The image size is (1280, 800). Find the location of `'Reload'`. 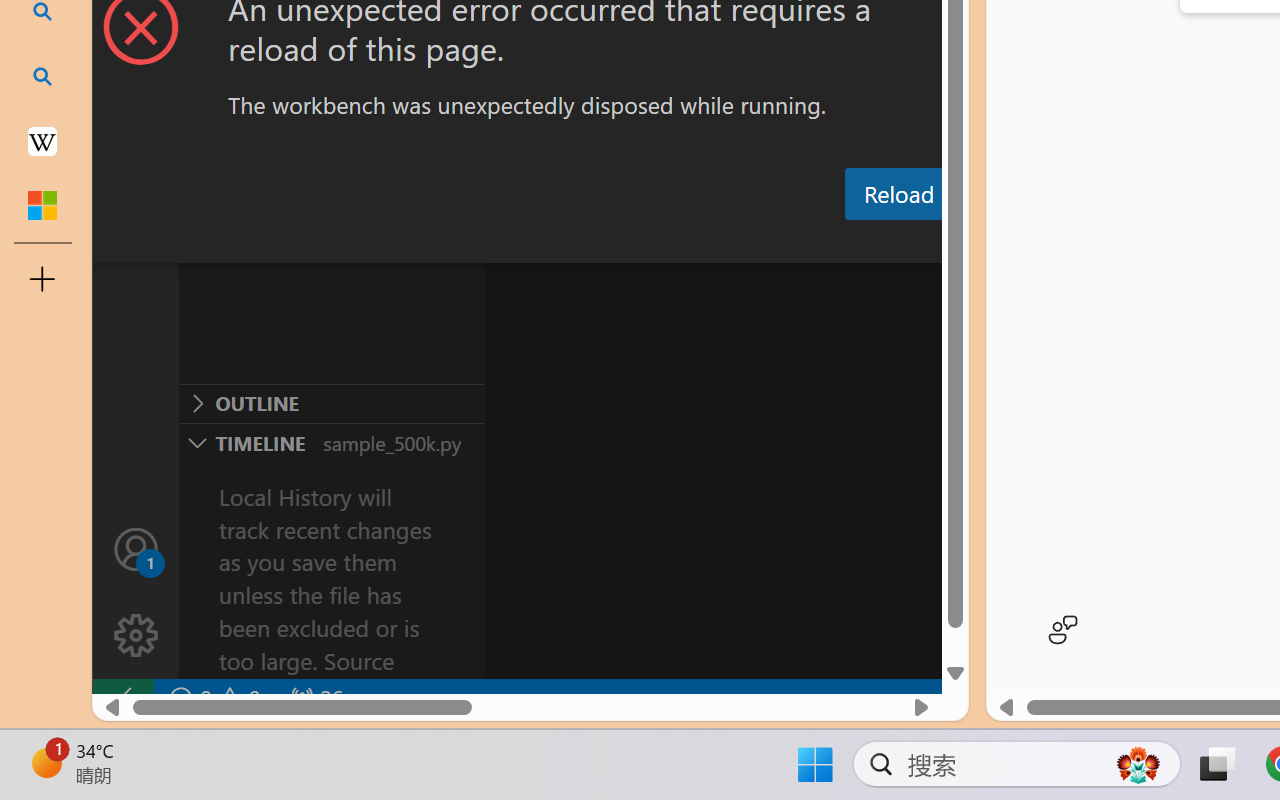

'Reload' is located at coordinates (897, 192).